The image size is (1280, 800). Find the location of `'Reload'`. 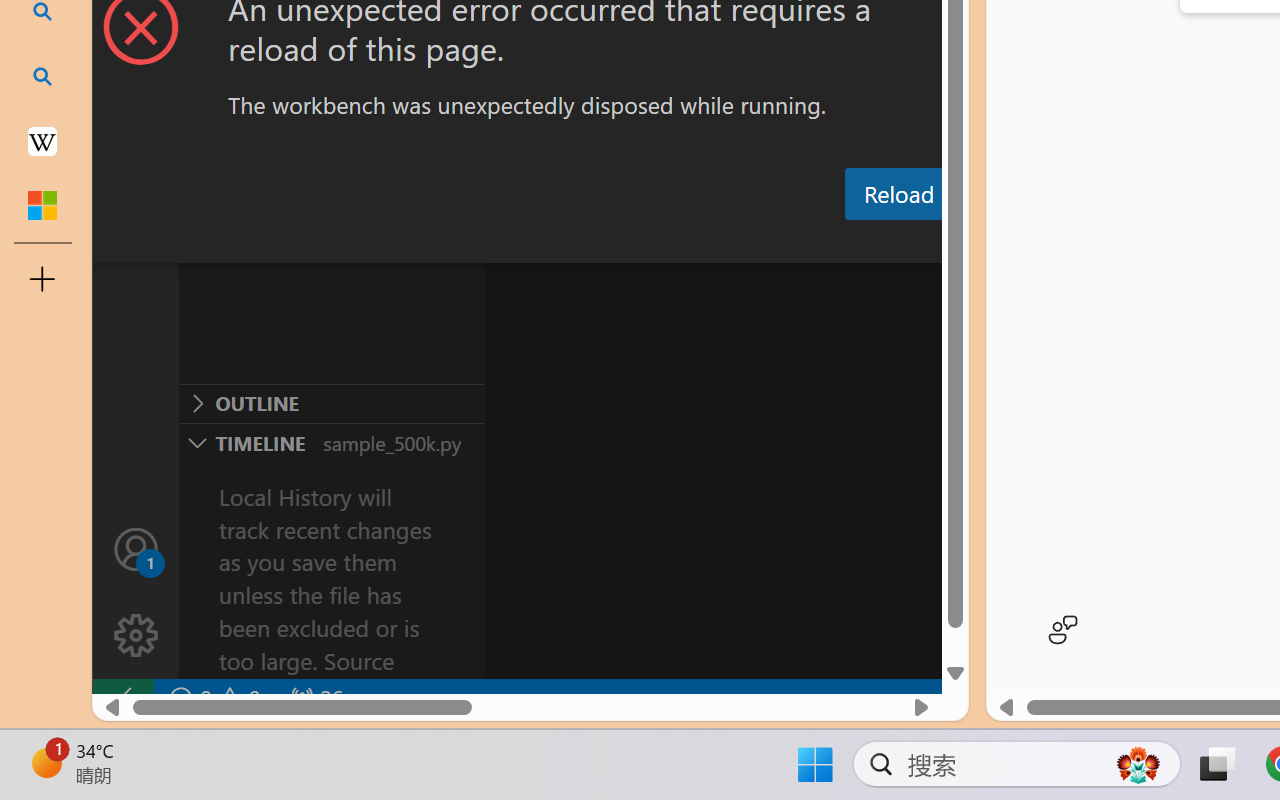

'Reload' is located at coordinates (897, 192).